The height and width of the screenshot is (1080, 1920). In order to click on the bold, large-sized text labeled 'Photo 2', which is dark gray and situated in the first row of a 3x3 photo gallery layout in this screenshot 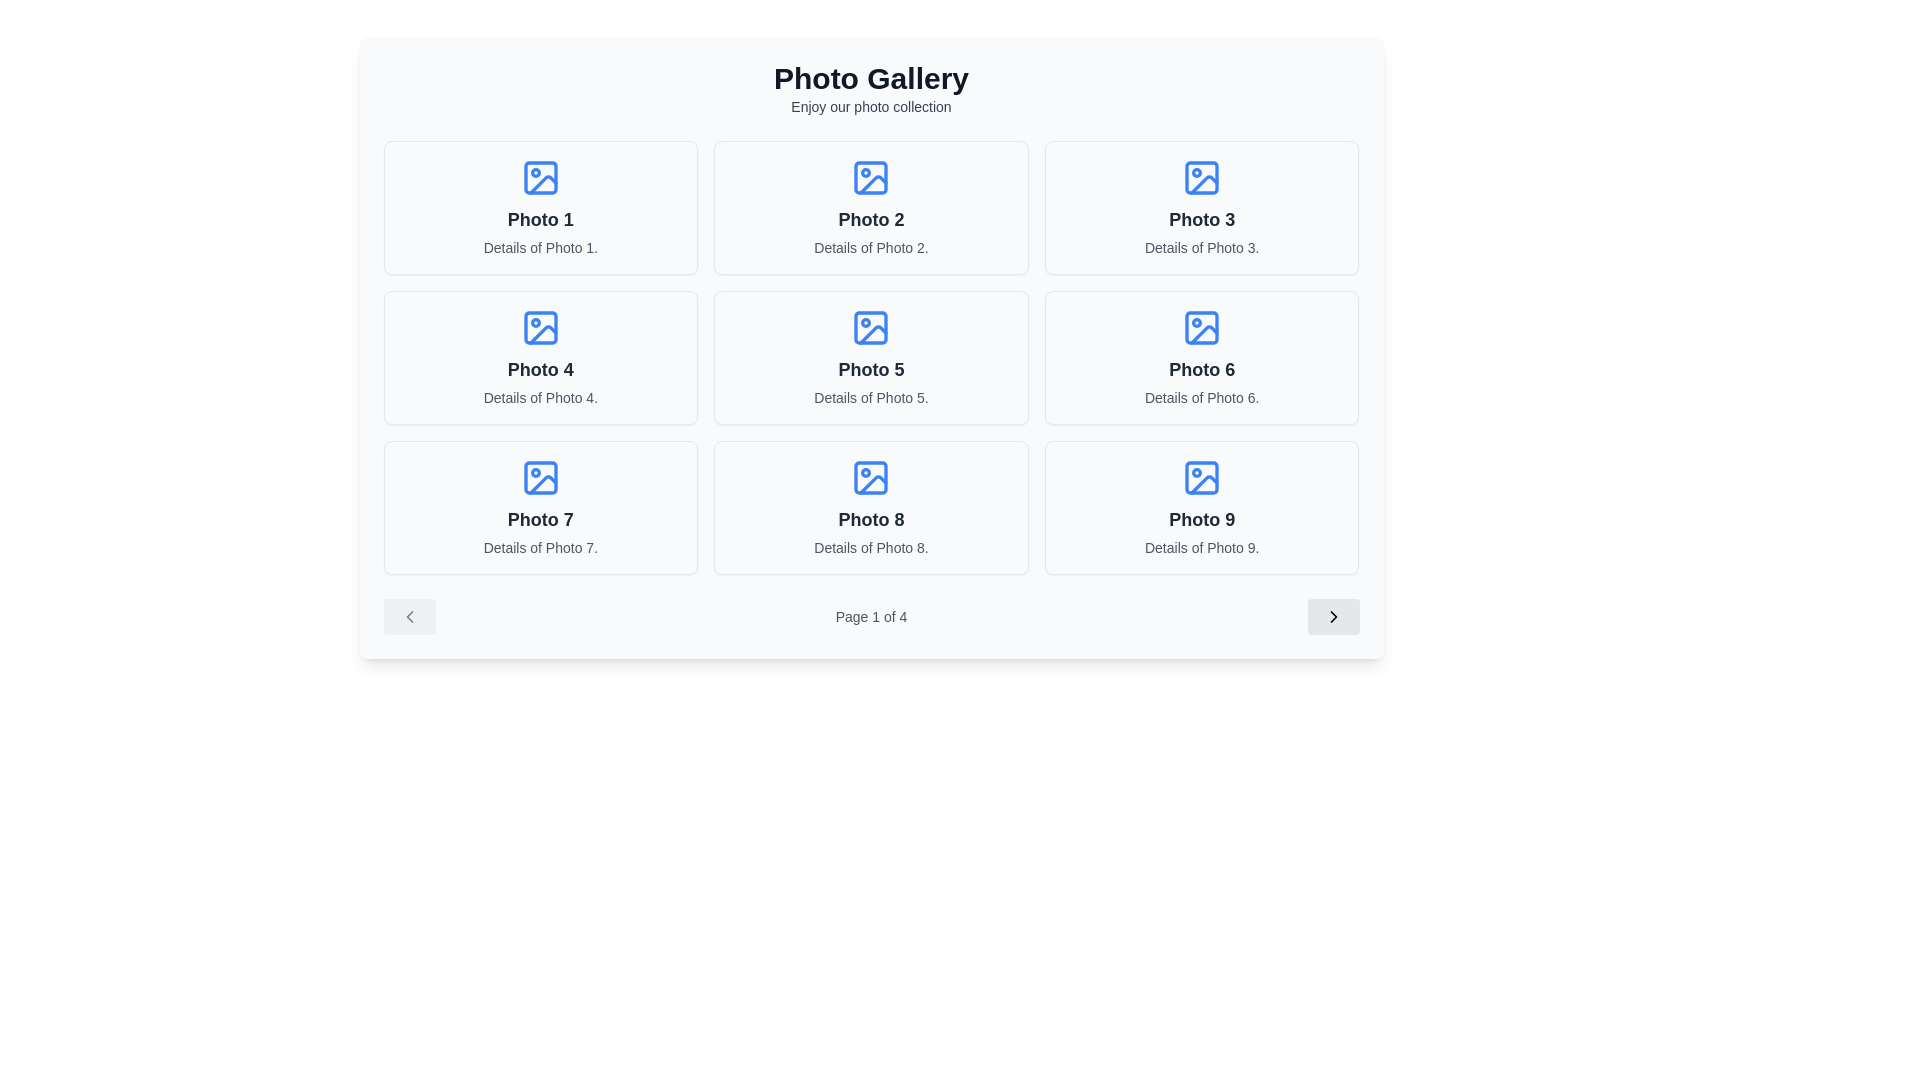, I will do `click(871, 219)`.